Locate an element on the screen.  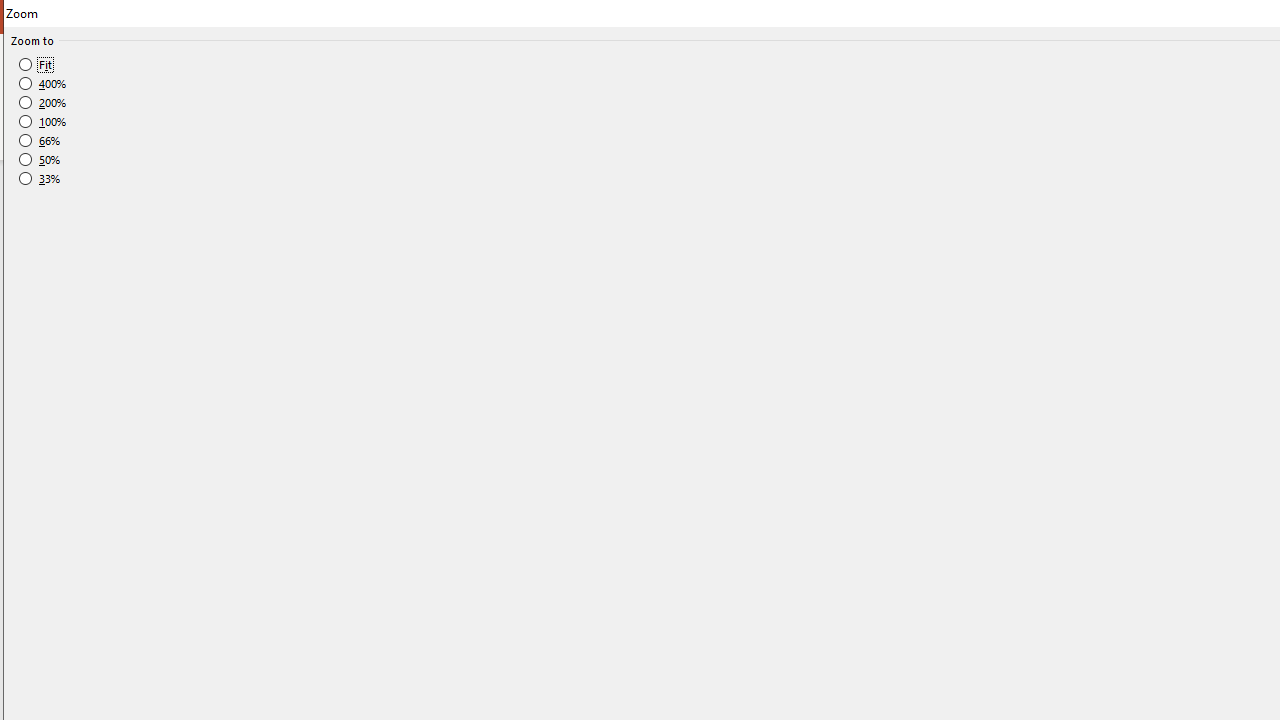
'50%' is located at coordinates (40, 158).